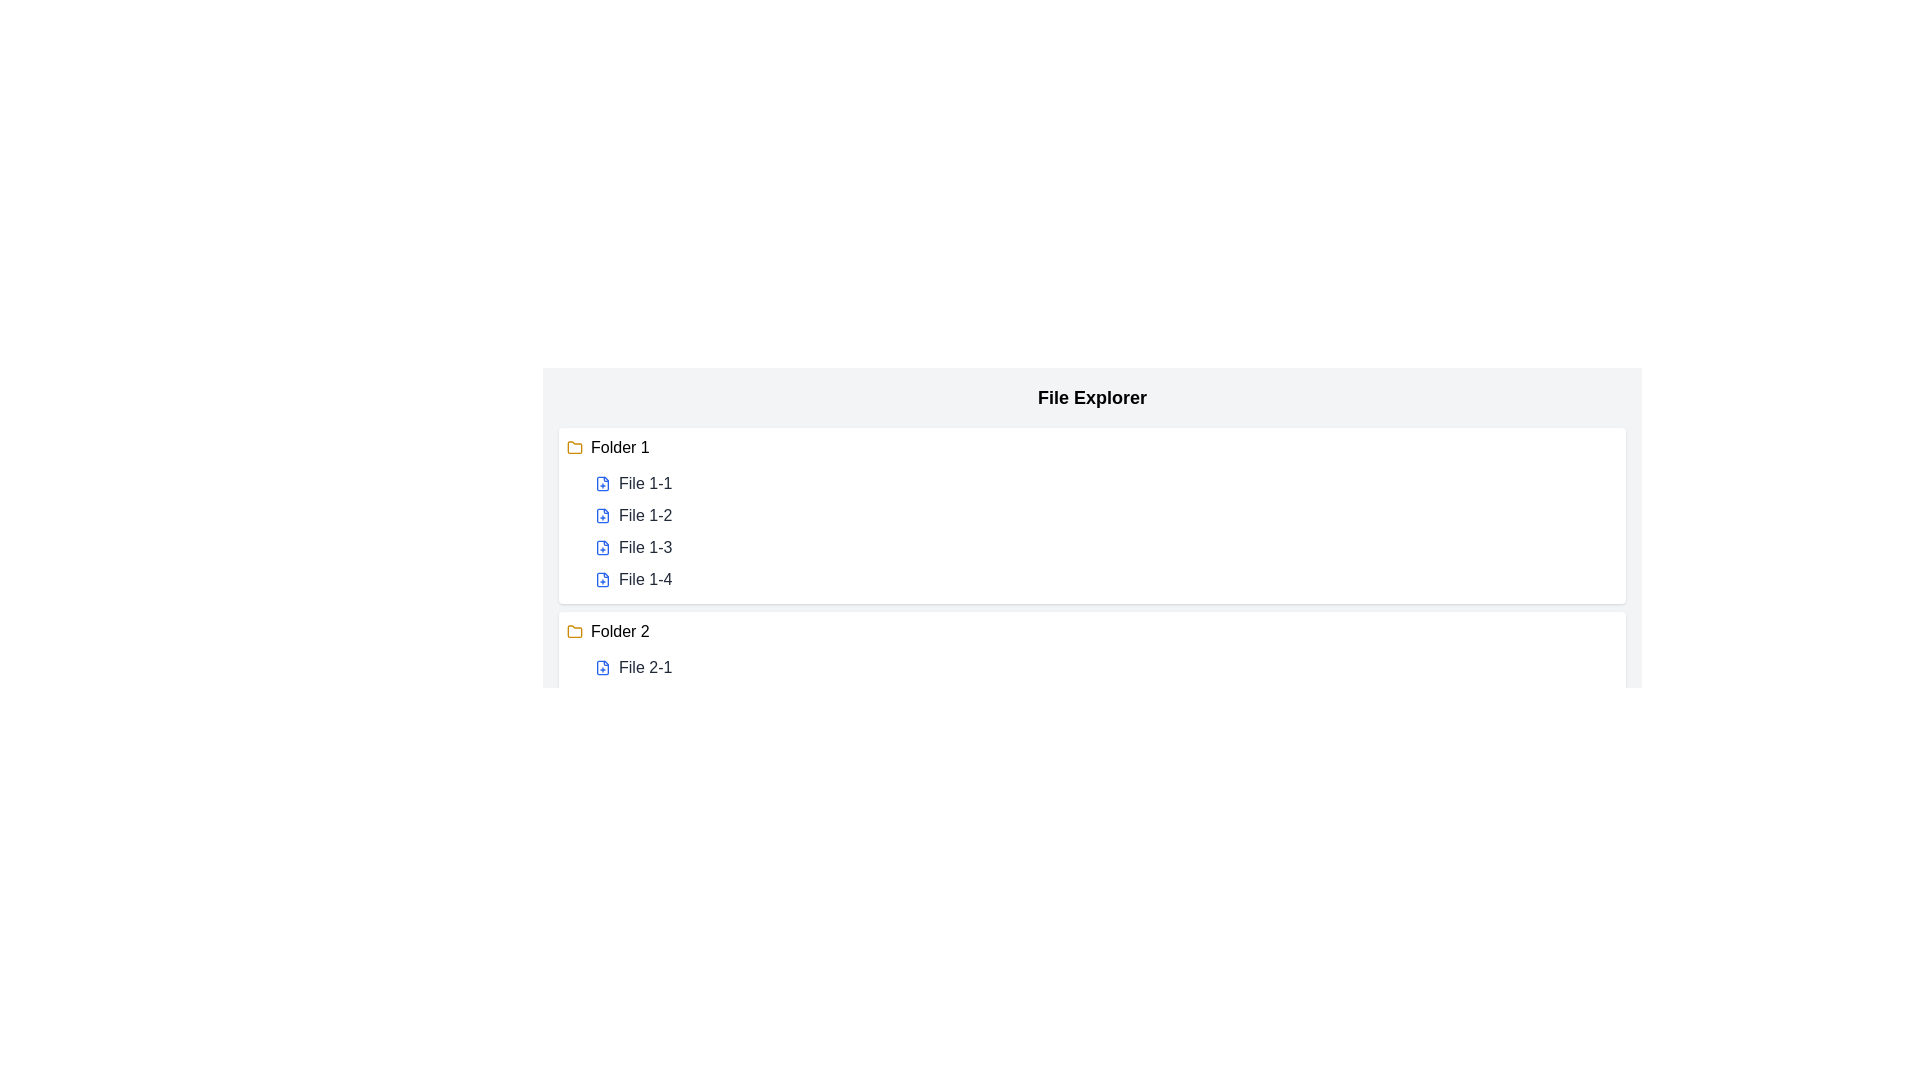  Describe the element at coordinates (645, 667) in the screenshot. I see `the text label 'File 2-1'` at that location.